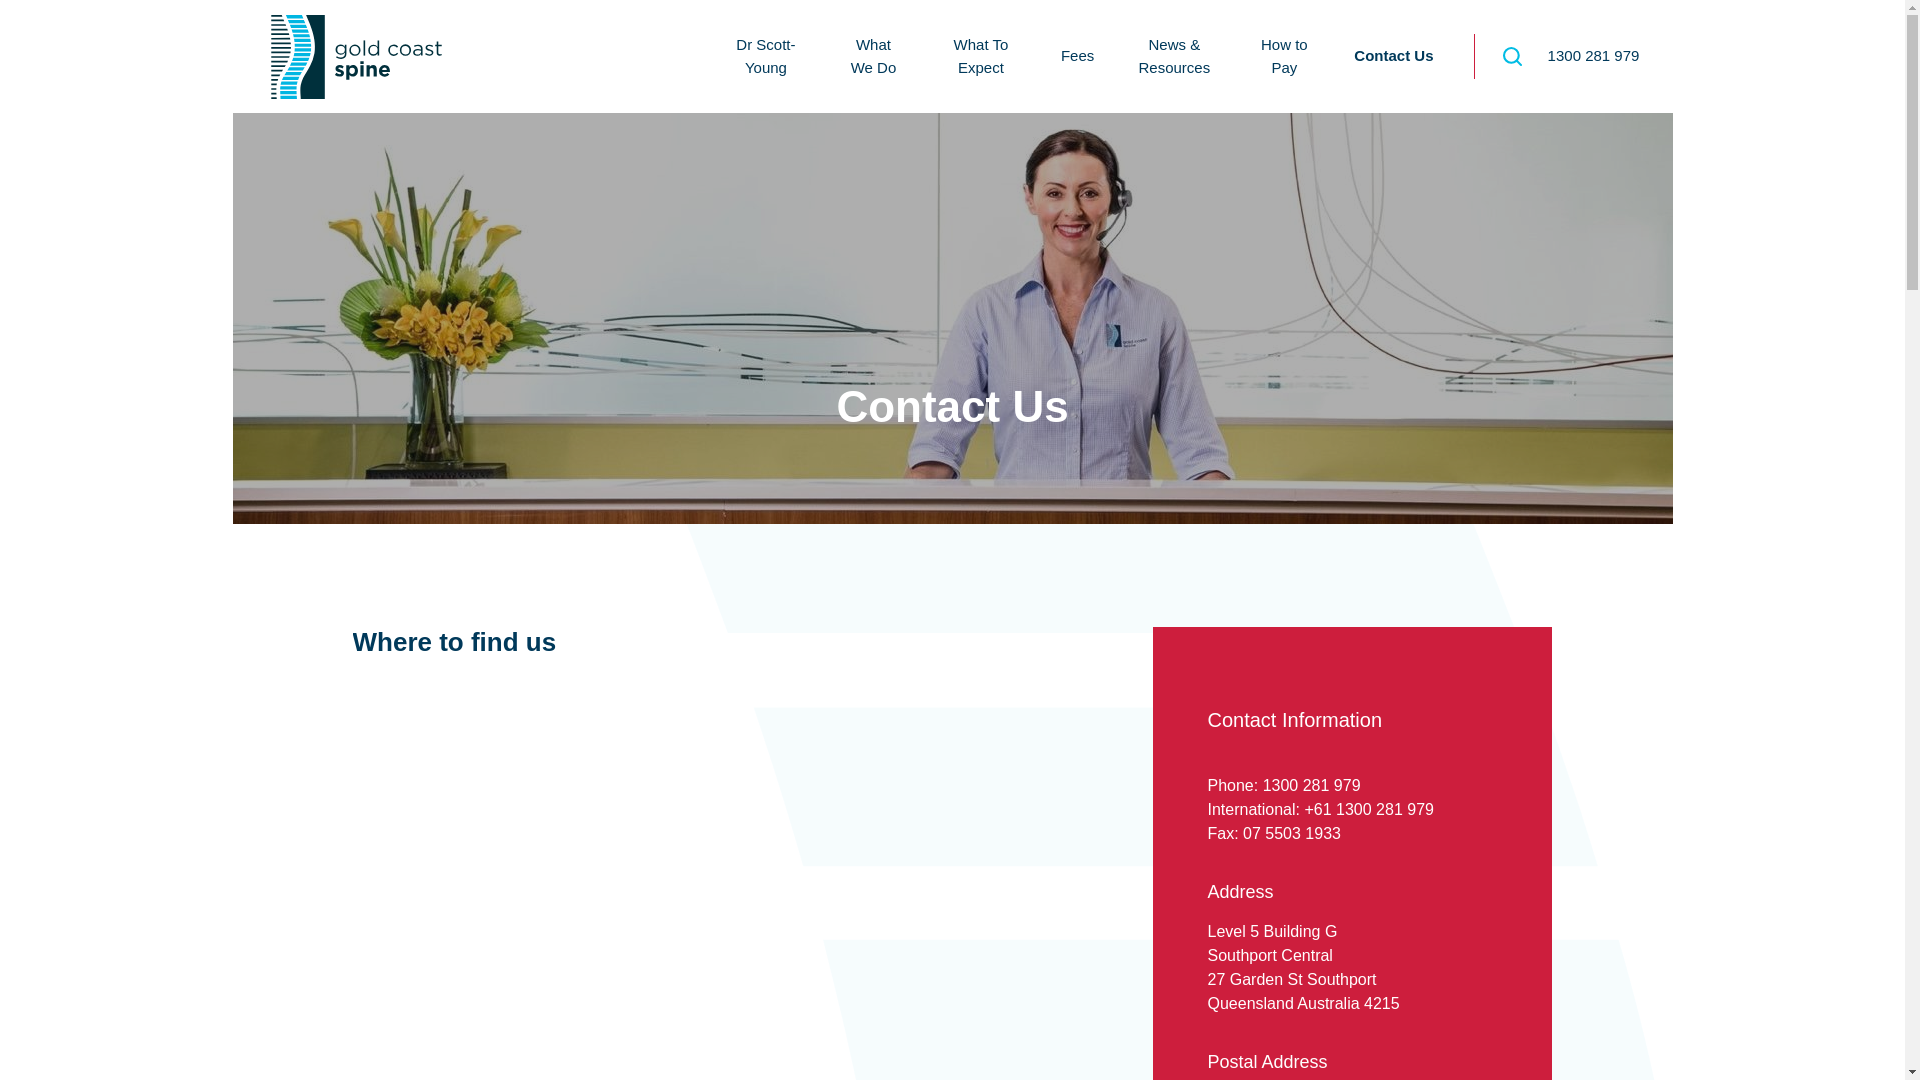 The width and height of the screenshot is (1920, 1080). Describe the element at coordinates (1392, 55) in the screenshot. I see `'Contact Us'` at that location.